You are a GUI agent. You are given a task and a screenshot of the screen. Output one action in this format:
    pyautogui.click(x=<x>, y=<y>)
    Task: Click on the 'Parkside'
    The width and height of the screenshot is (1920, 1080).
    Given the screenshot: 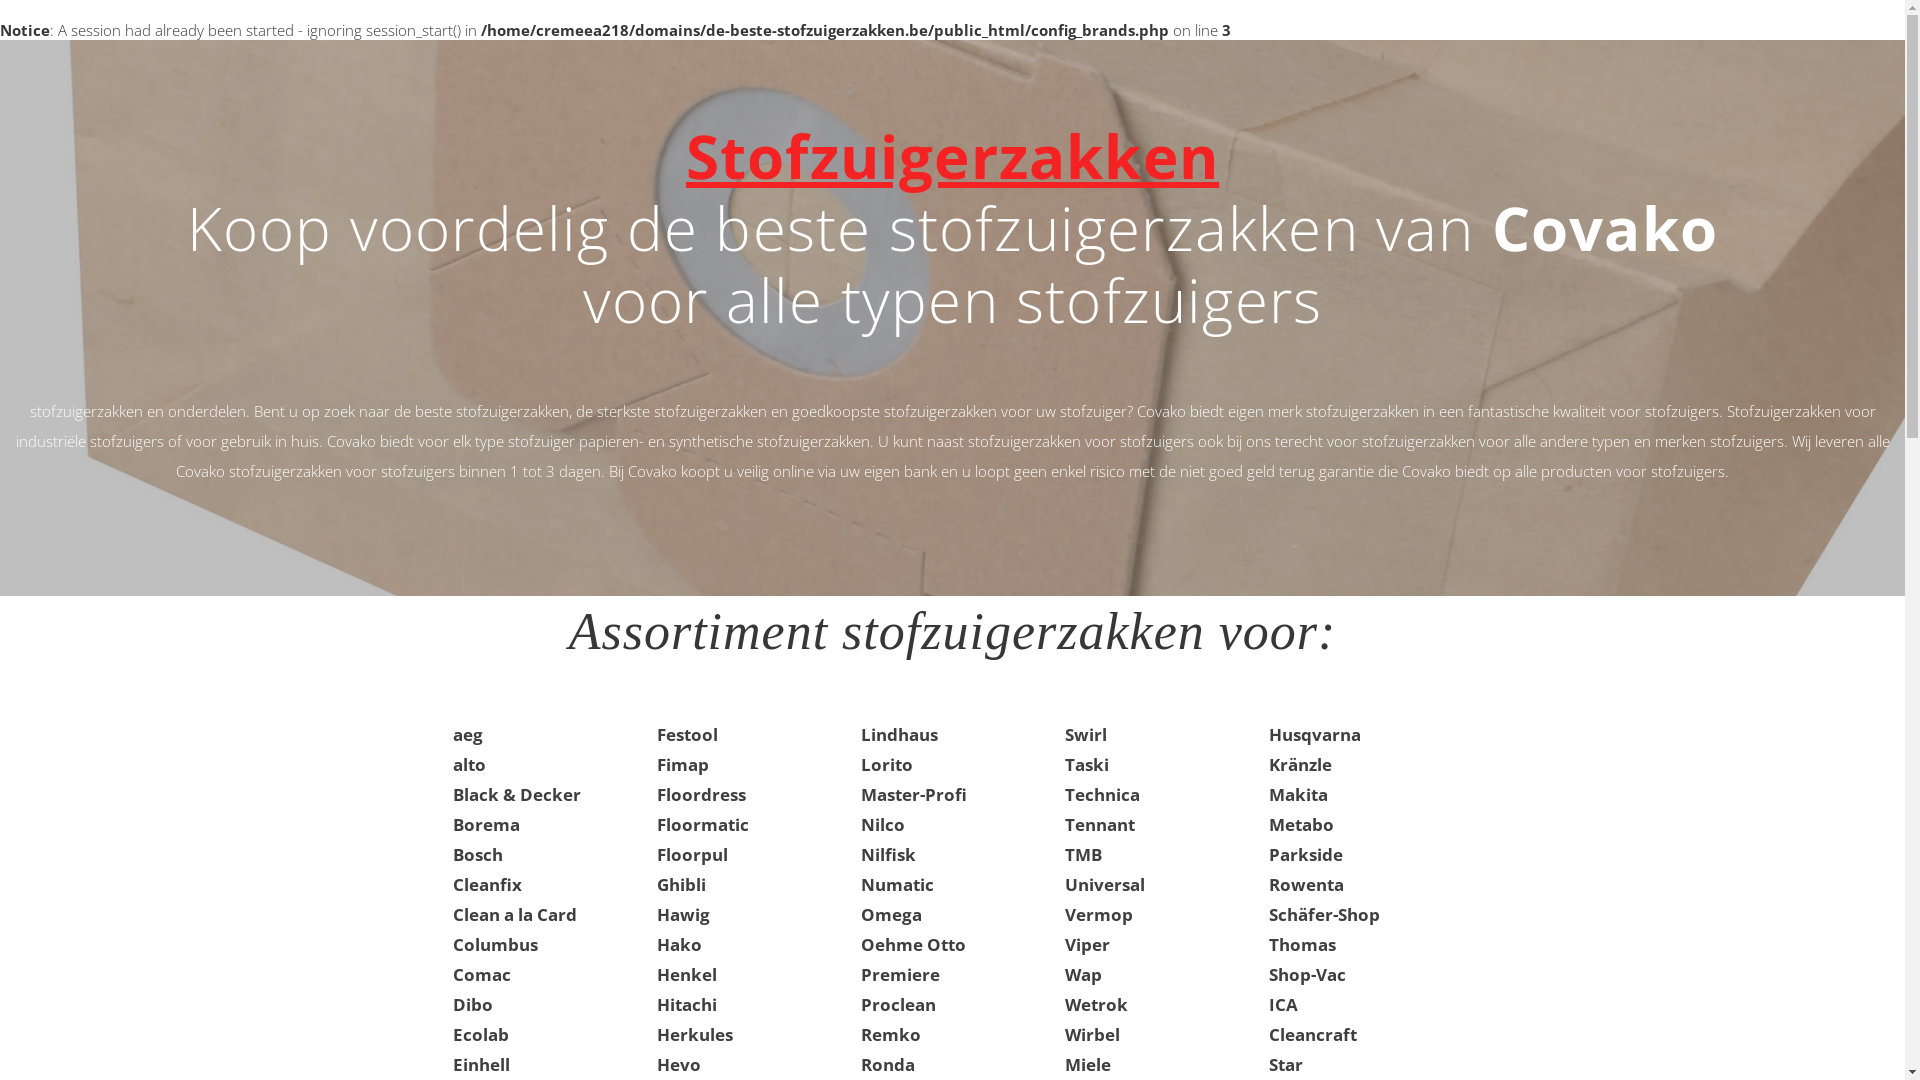 What is the action you would take?
    pyautogui.click(x=1305, y=854)
    